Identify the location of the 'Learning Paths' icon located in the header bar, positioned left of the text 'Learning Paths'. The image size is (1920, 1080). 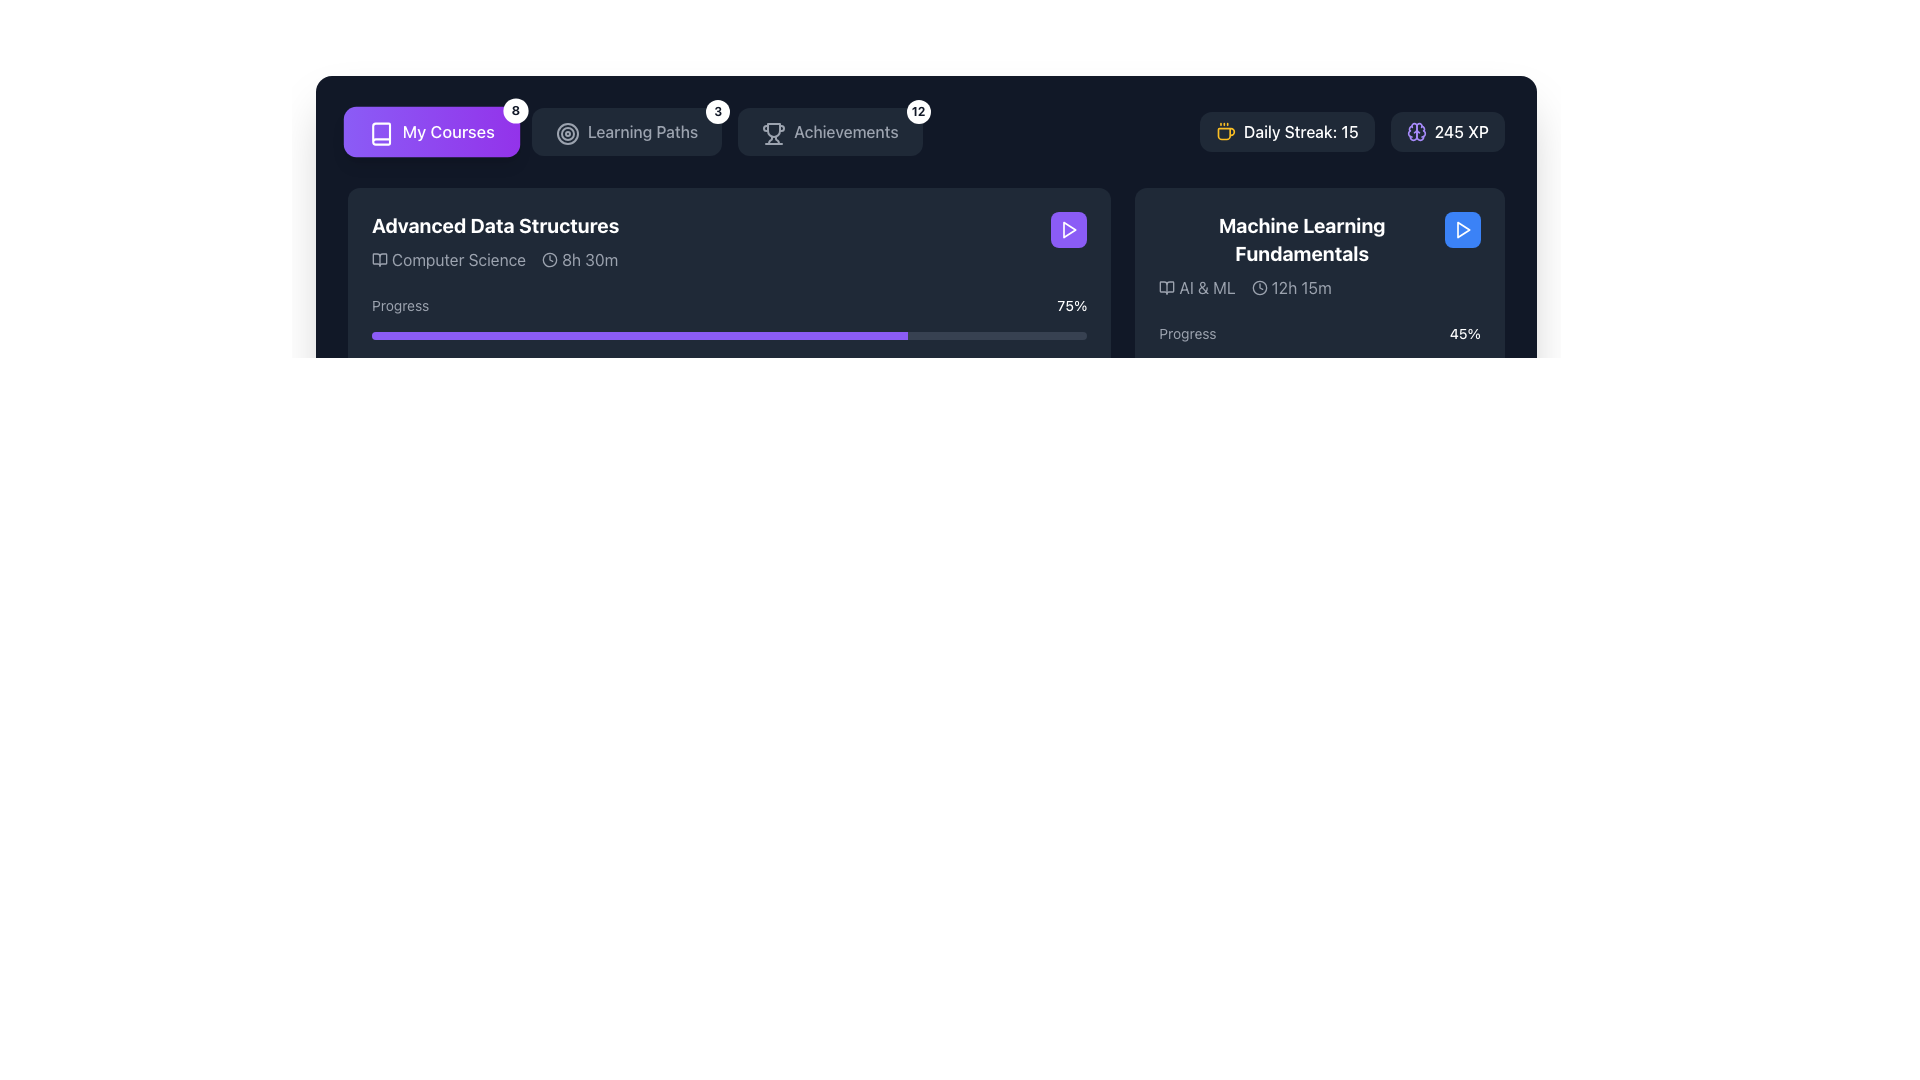
(564, 131).